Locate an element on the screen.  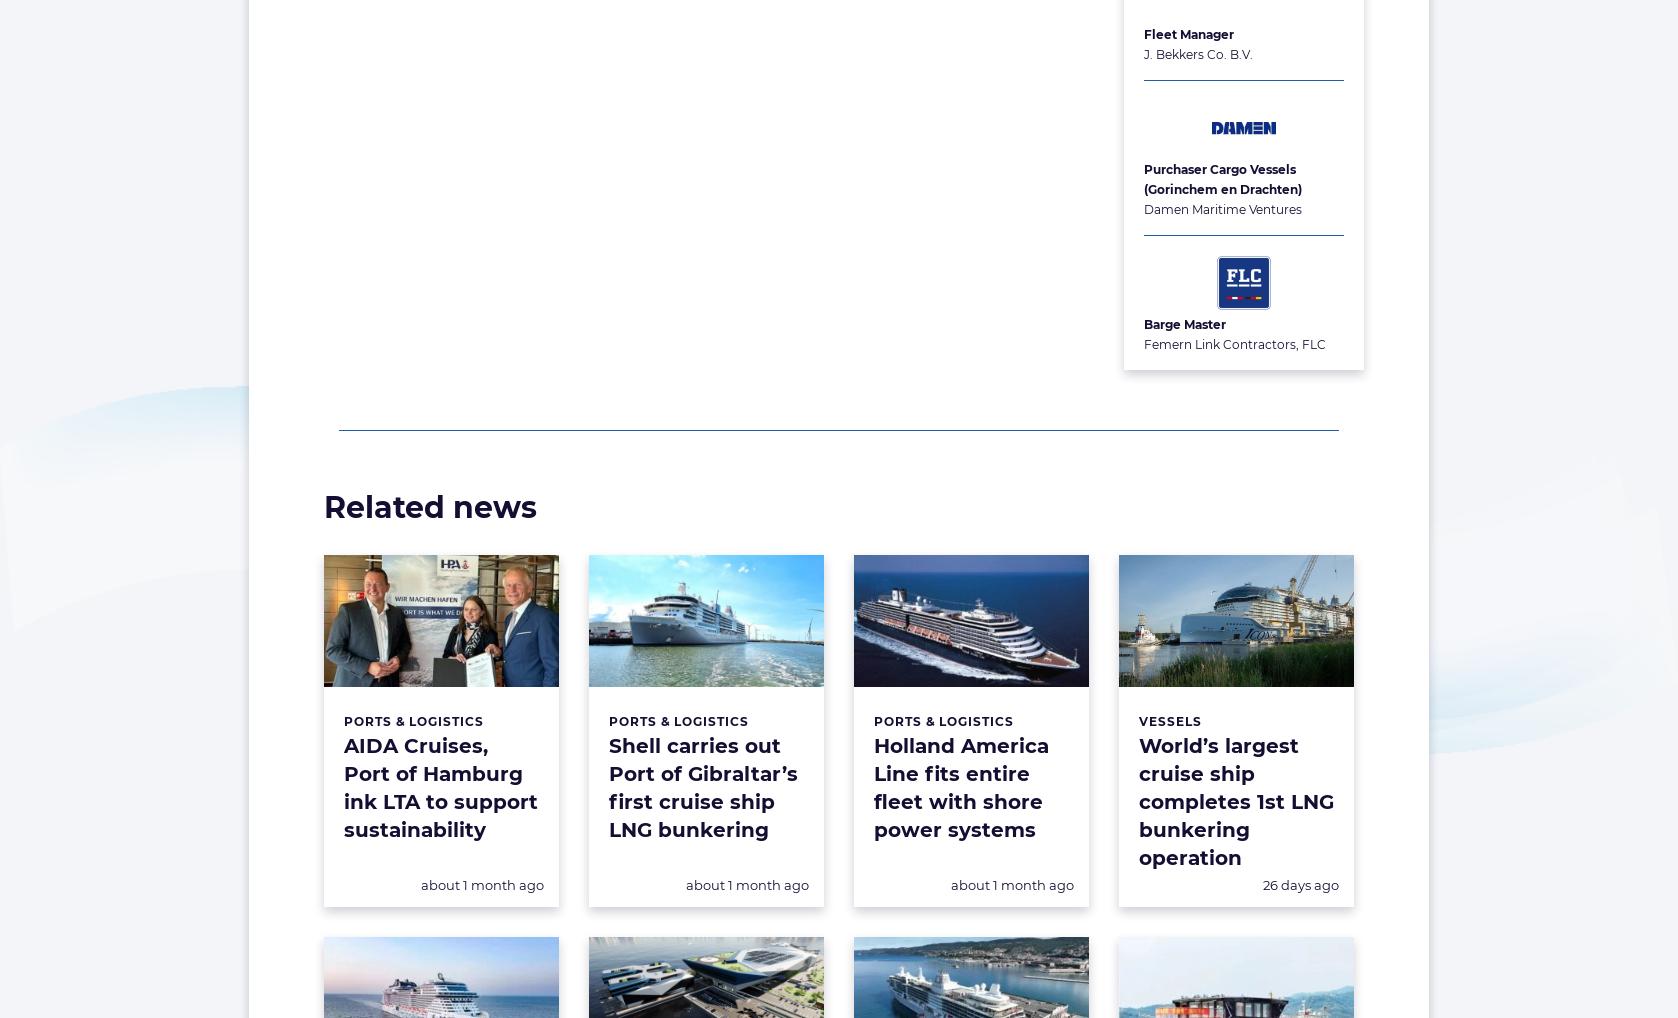
'26 days ago' is located at coordinates (1262, 885).